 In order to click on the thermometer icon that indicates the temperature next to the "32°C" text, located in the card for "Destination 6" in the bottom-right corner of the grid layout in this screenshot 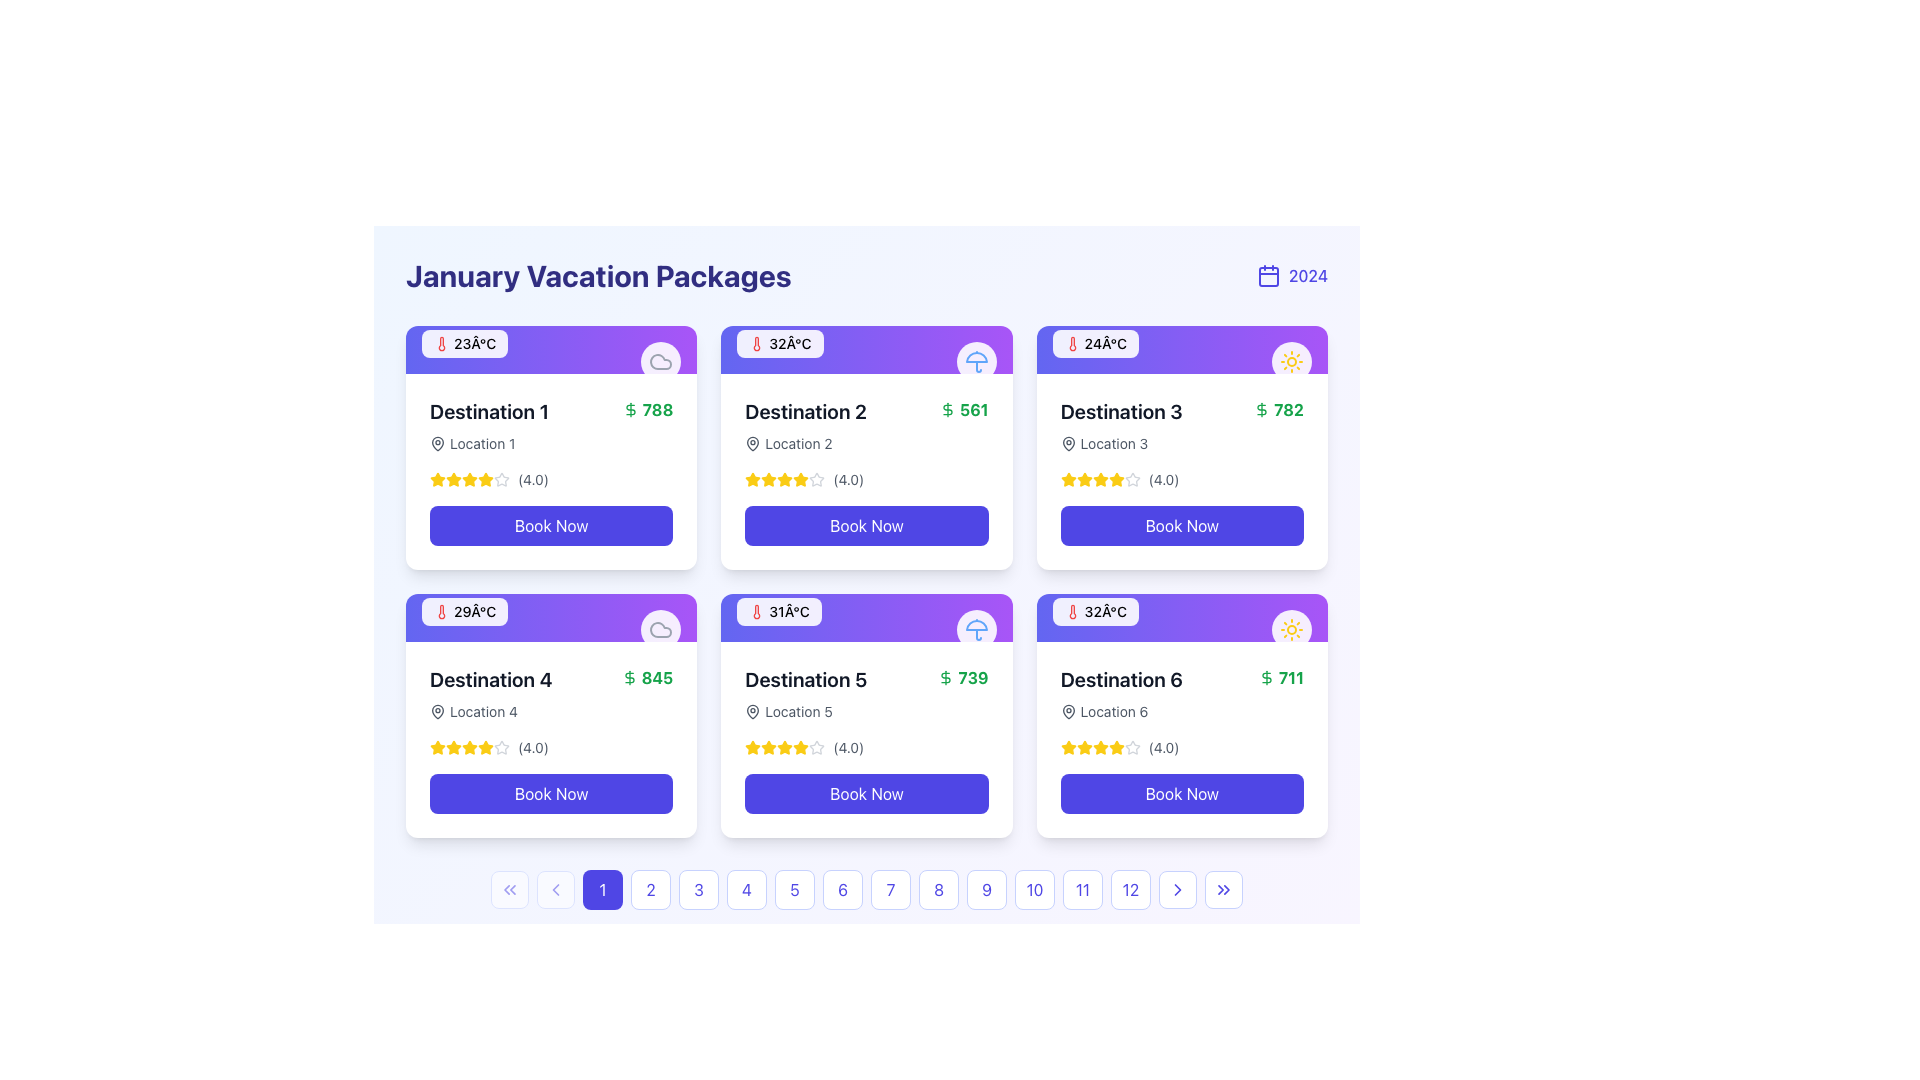, I will do `click(1071, 611)`.